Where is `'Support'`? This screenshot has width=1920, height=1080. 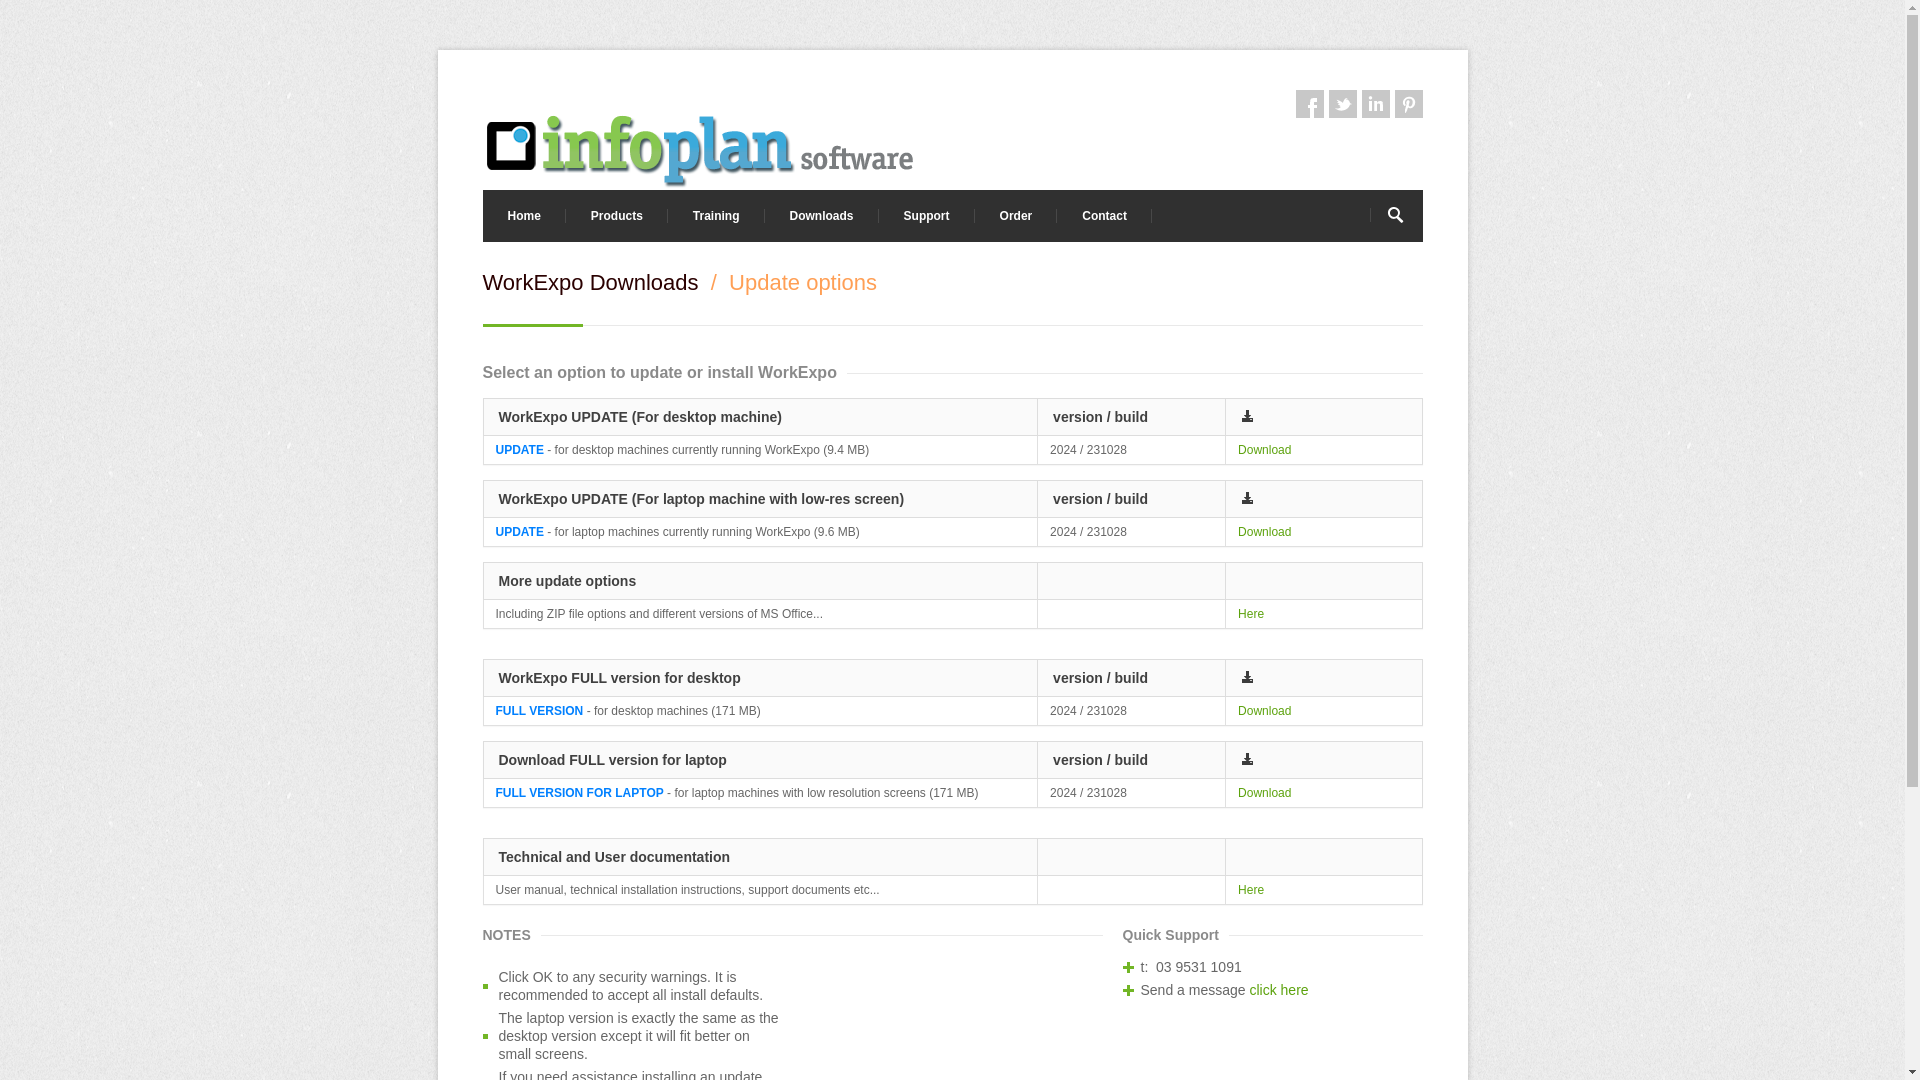
'Support' is located at coordinates (925, 216).